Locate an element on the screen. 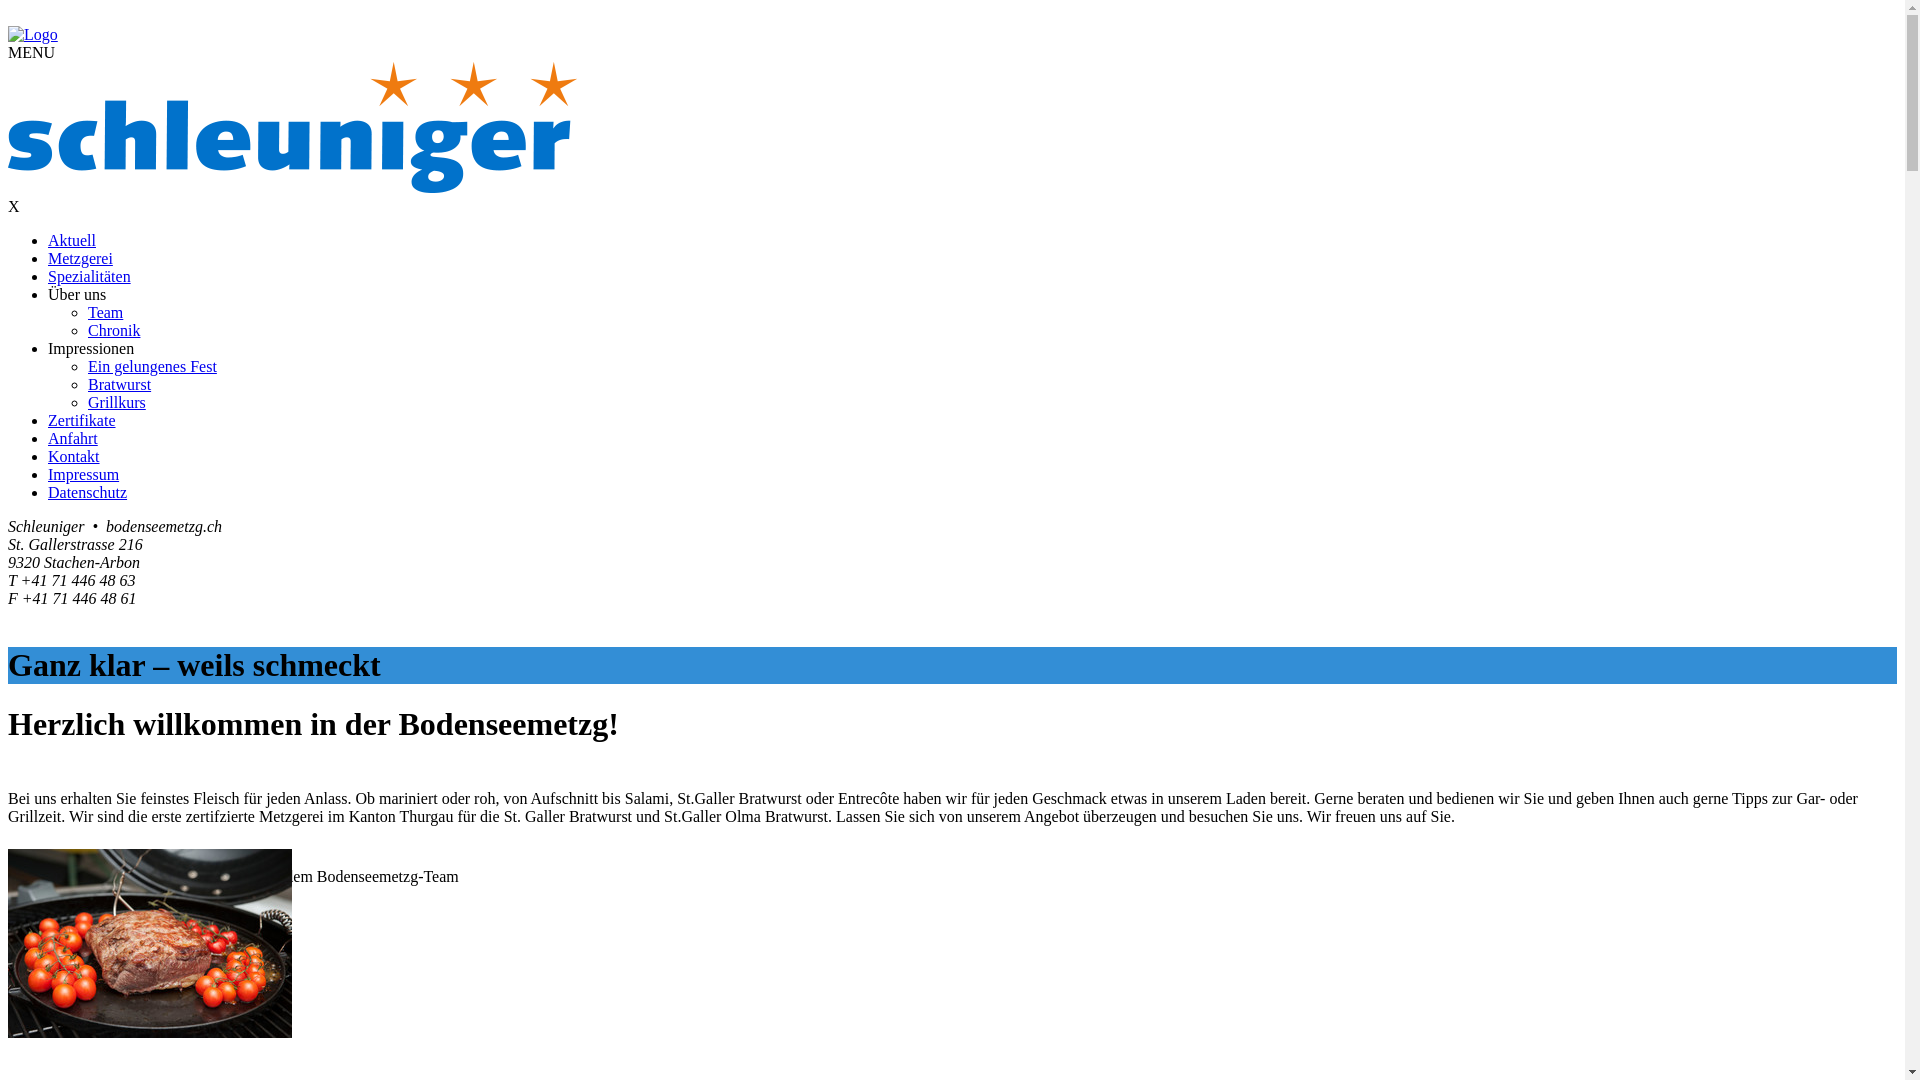  'Aktuell' is located at coordinates (72, 239).